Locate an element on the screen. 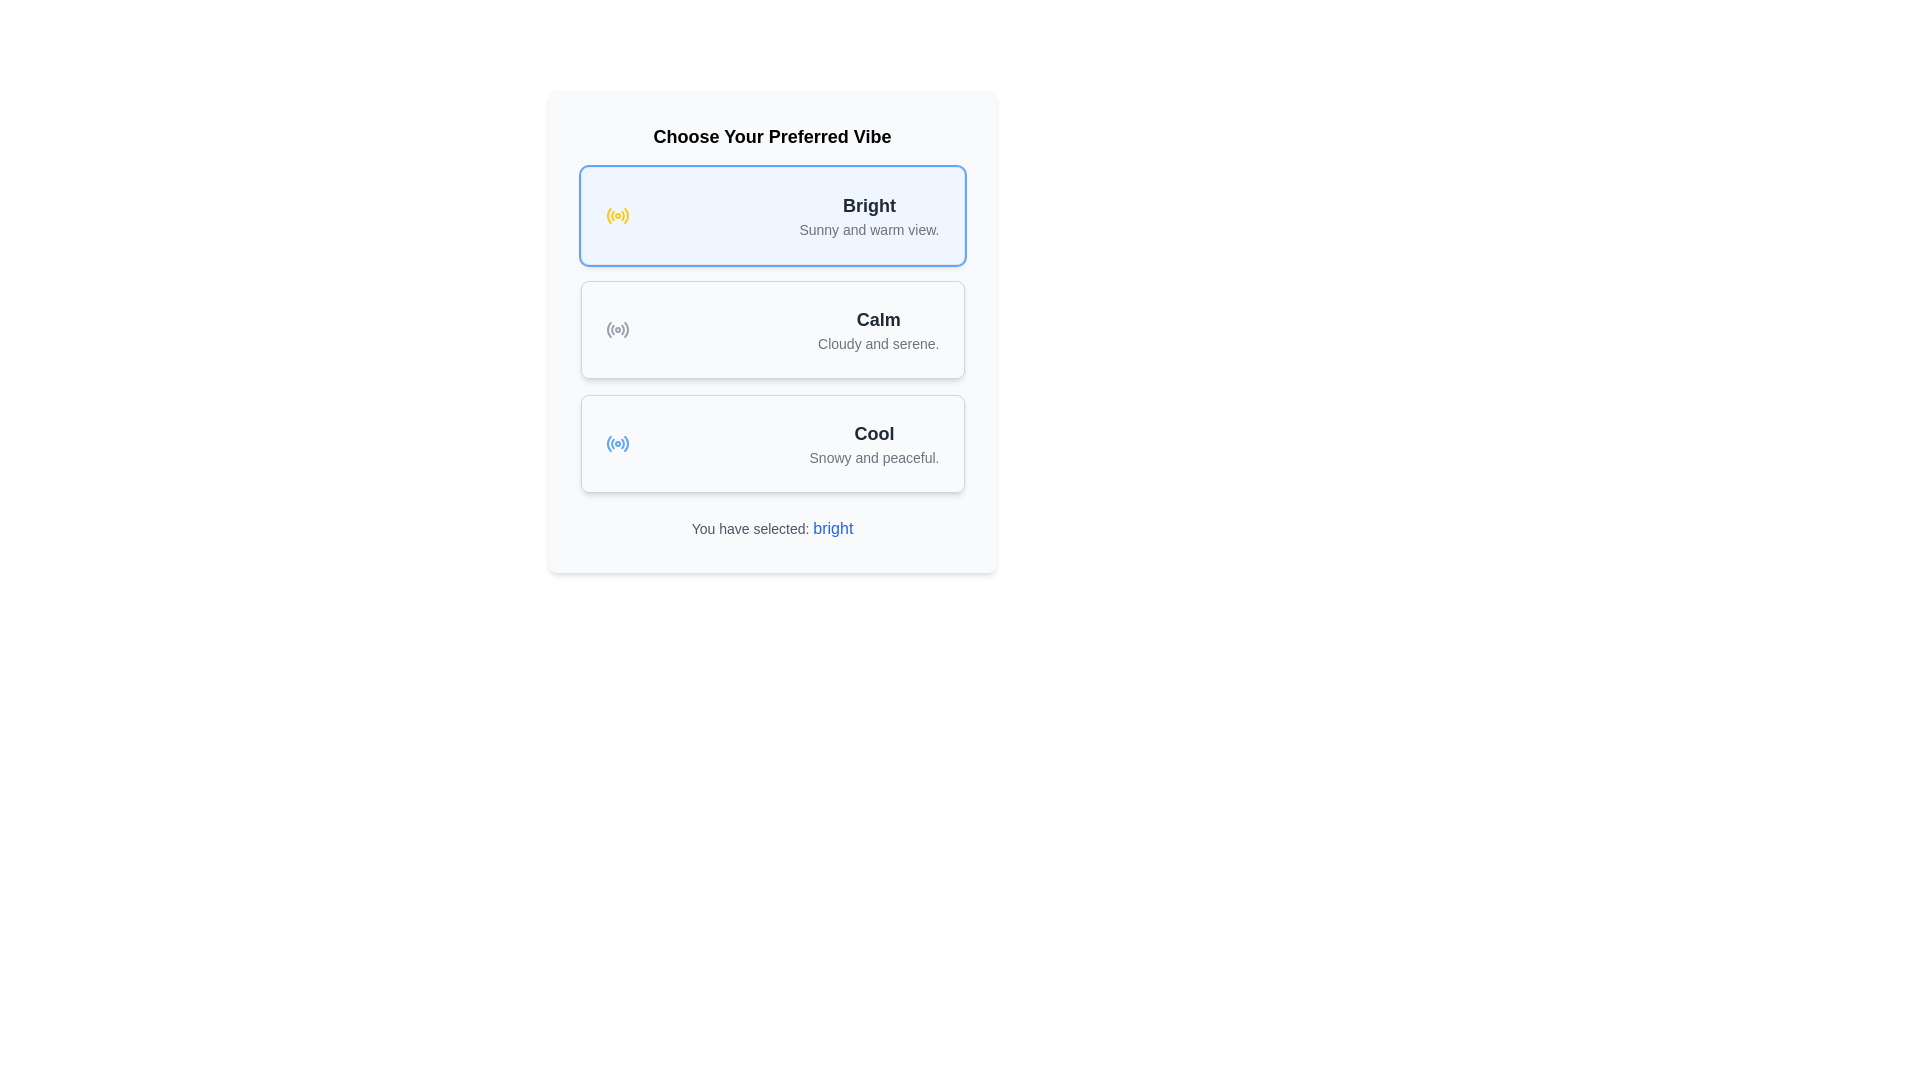 The width and height of the screenshot is (1920, 1080). the bold text component displaying the word 'Cool' in dark gray, which is positioned above the smaller text 'Snowy and peaceful.' in the third option of a list is located at coordinates (874, 433).